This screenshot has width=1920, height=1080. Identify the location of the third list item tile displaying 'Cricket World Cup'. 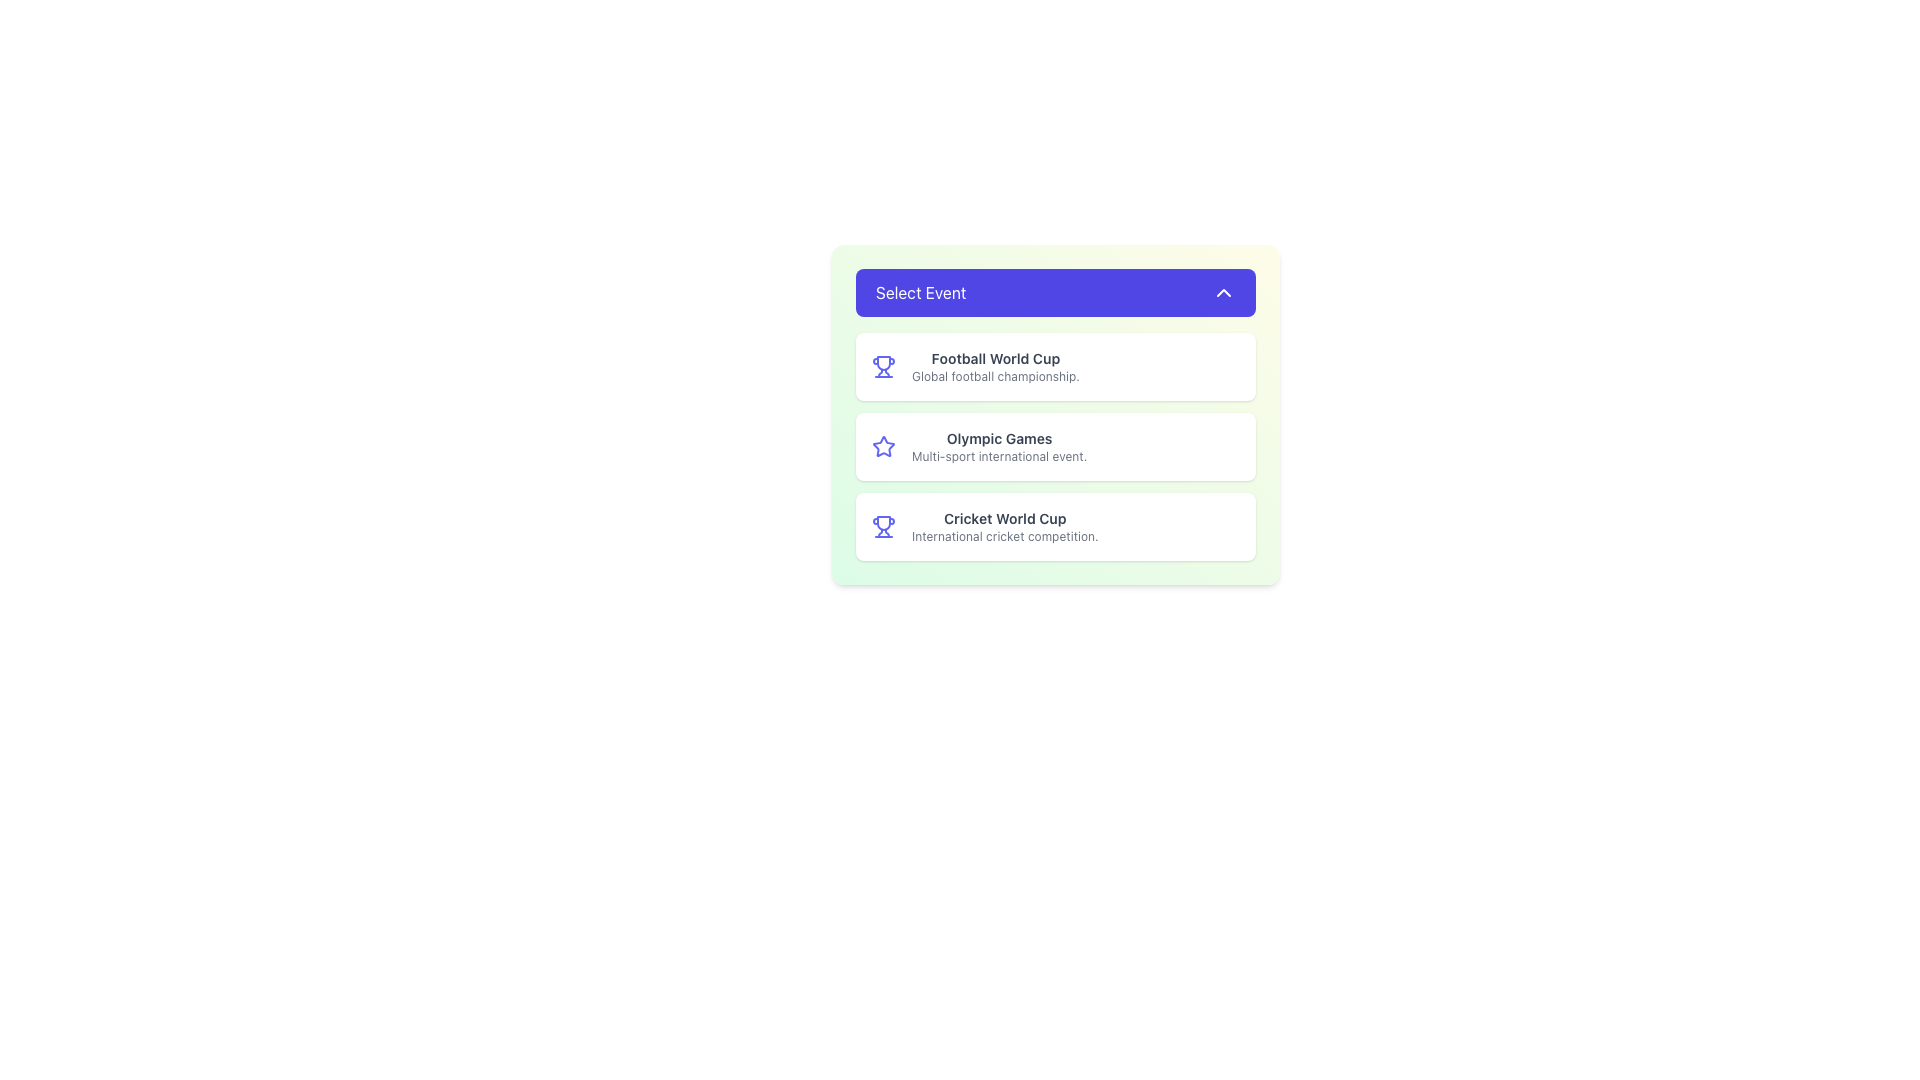
(1055, 526).